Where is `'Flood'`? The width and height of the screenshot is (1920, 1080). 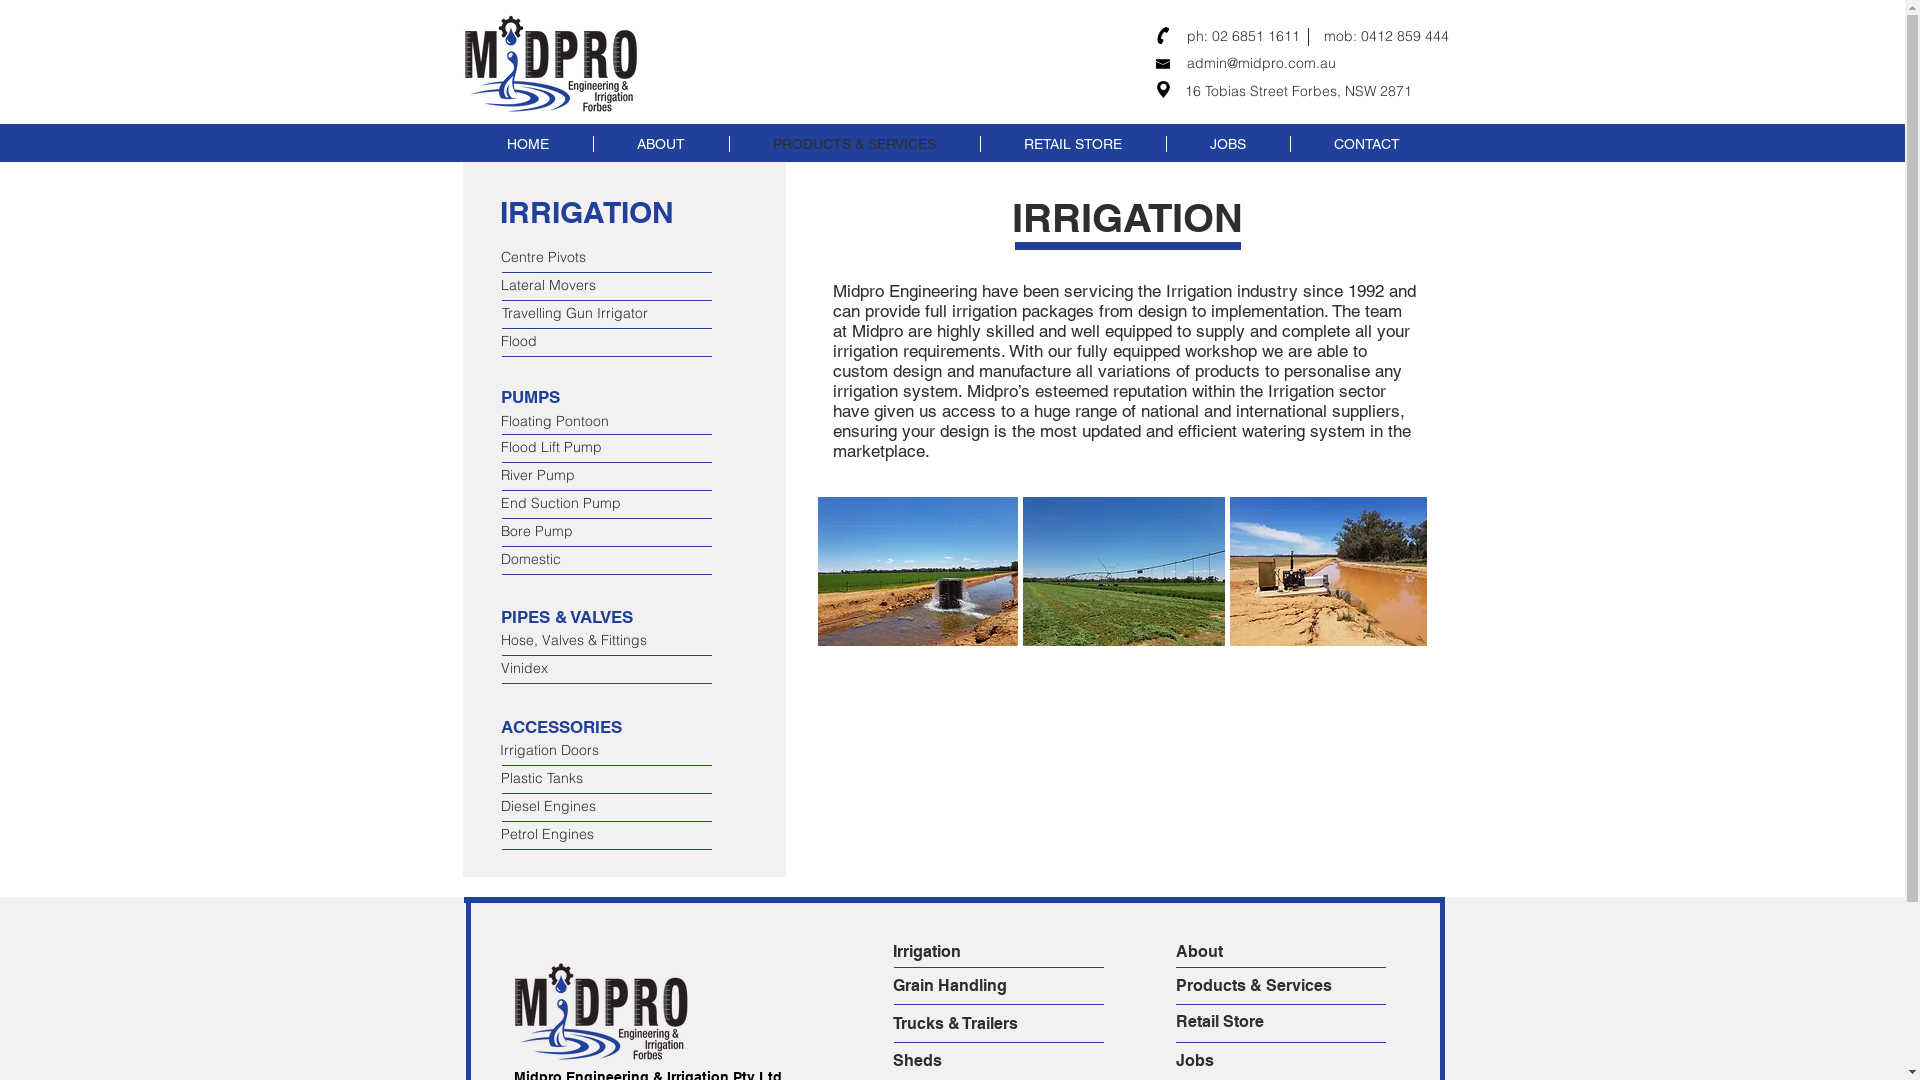 'Flood' is located at coordinates (499, 341).